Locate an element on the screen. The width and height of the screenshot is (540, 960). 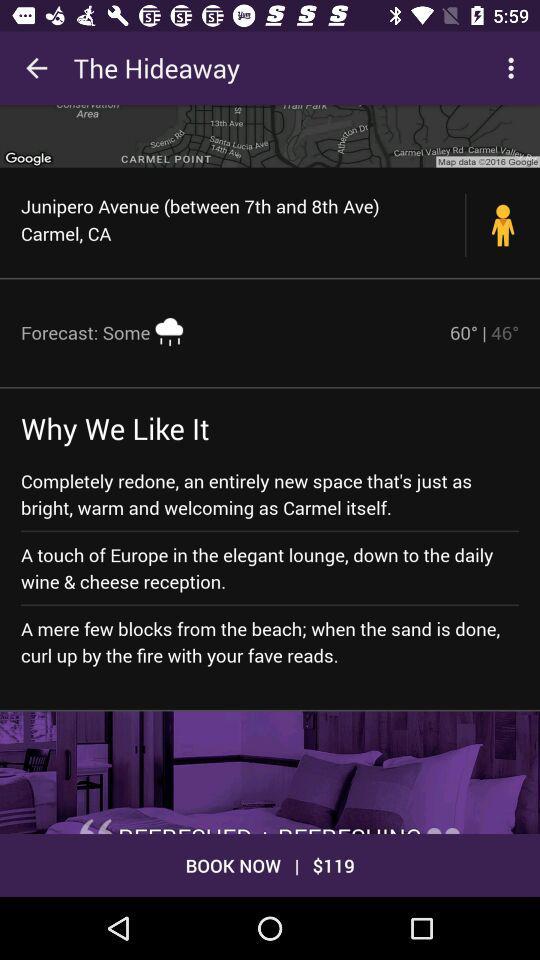
book now   |   $119 icon is located at coordinates (270, 864).